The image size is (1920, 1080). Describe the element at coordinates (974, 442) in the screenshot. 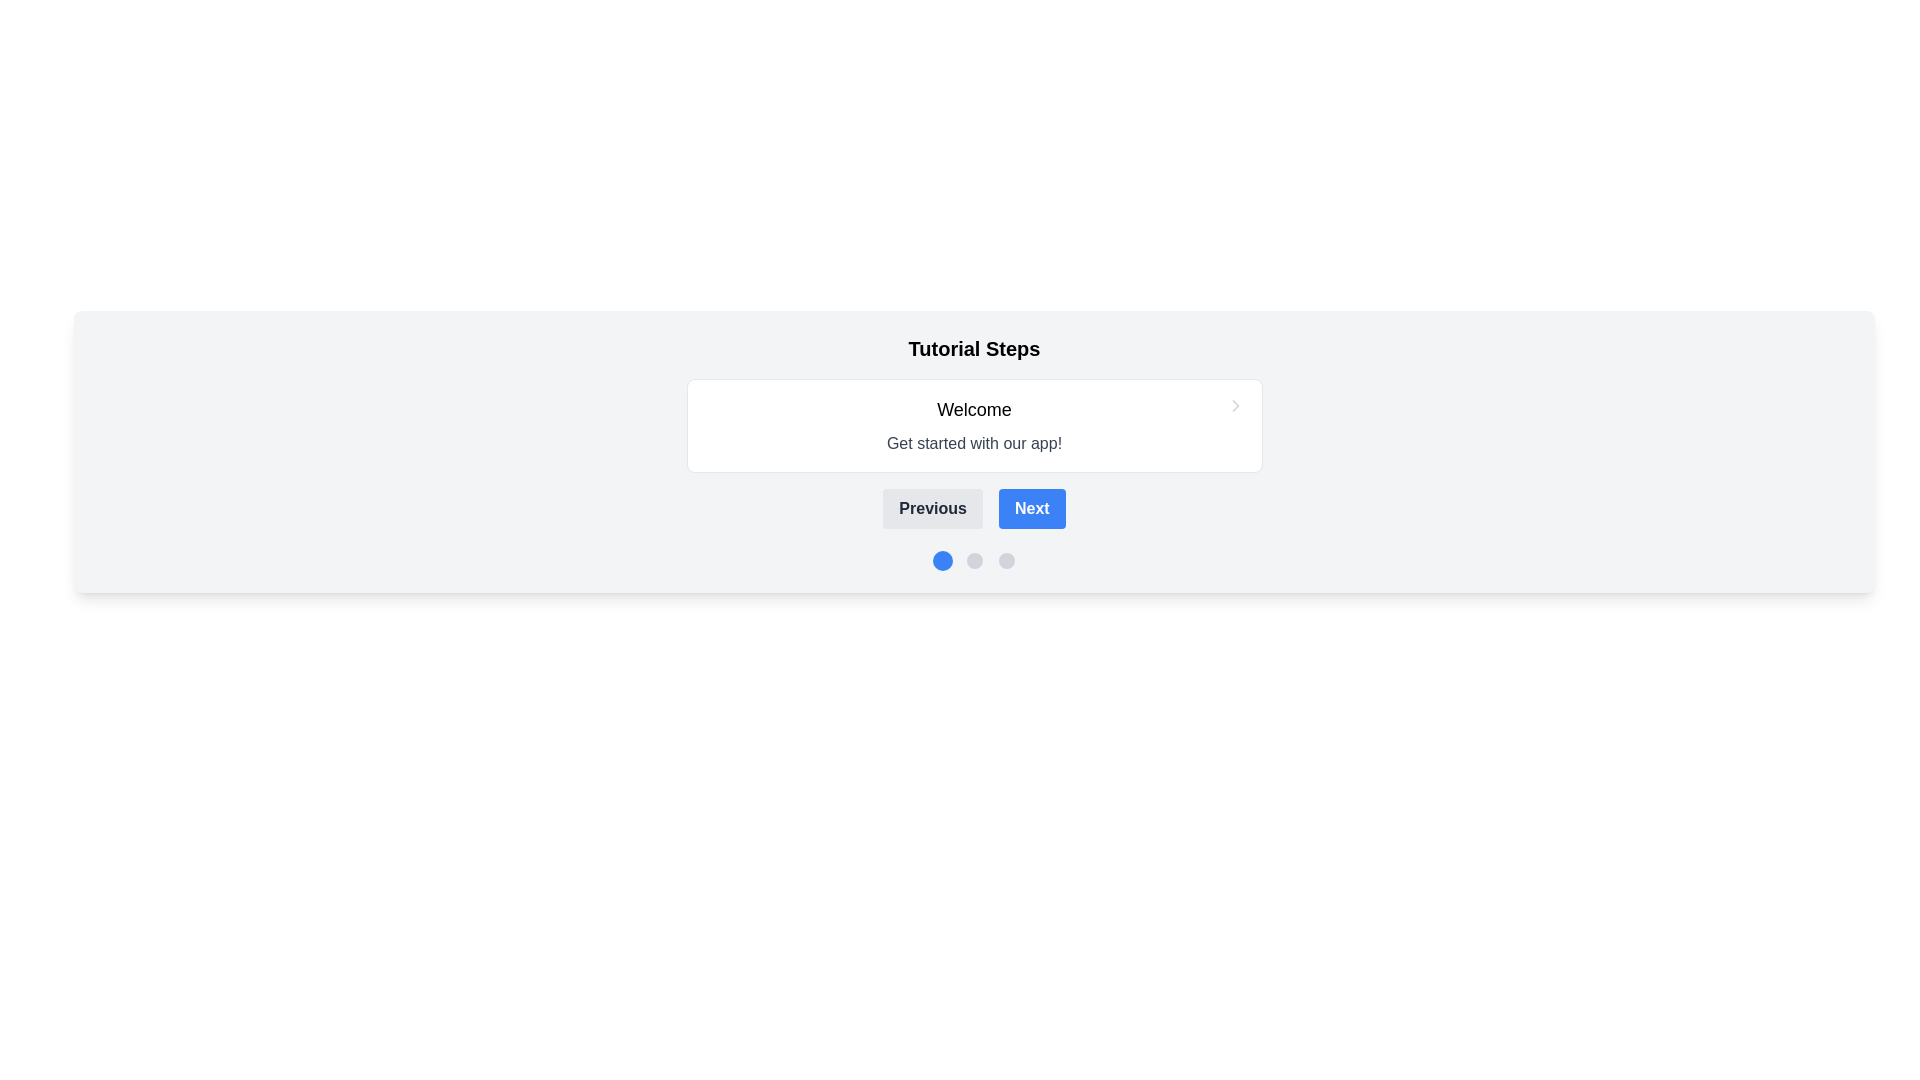

I see `static text displayed as a subtitle within the white card, located below the 'Welcome' text and above the chevron icon, centered horizontally` at that location.